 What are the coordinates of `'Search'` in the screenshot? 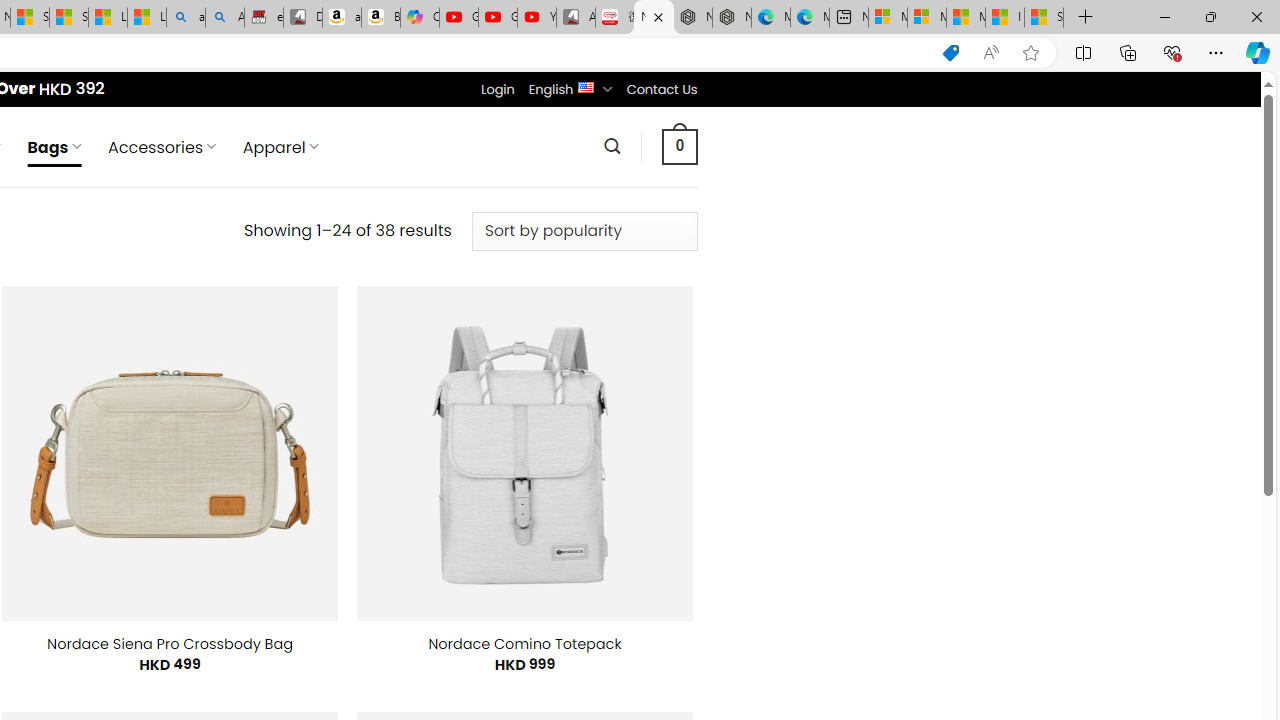 It's located at (611, 145).